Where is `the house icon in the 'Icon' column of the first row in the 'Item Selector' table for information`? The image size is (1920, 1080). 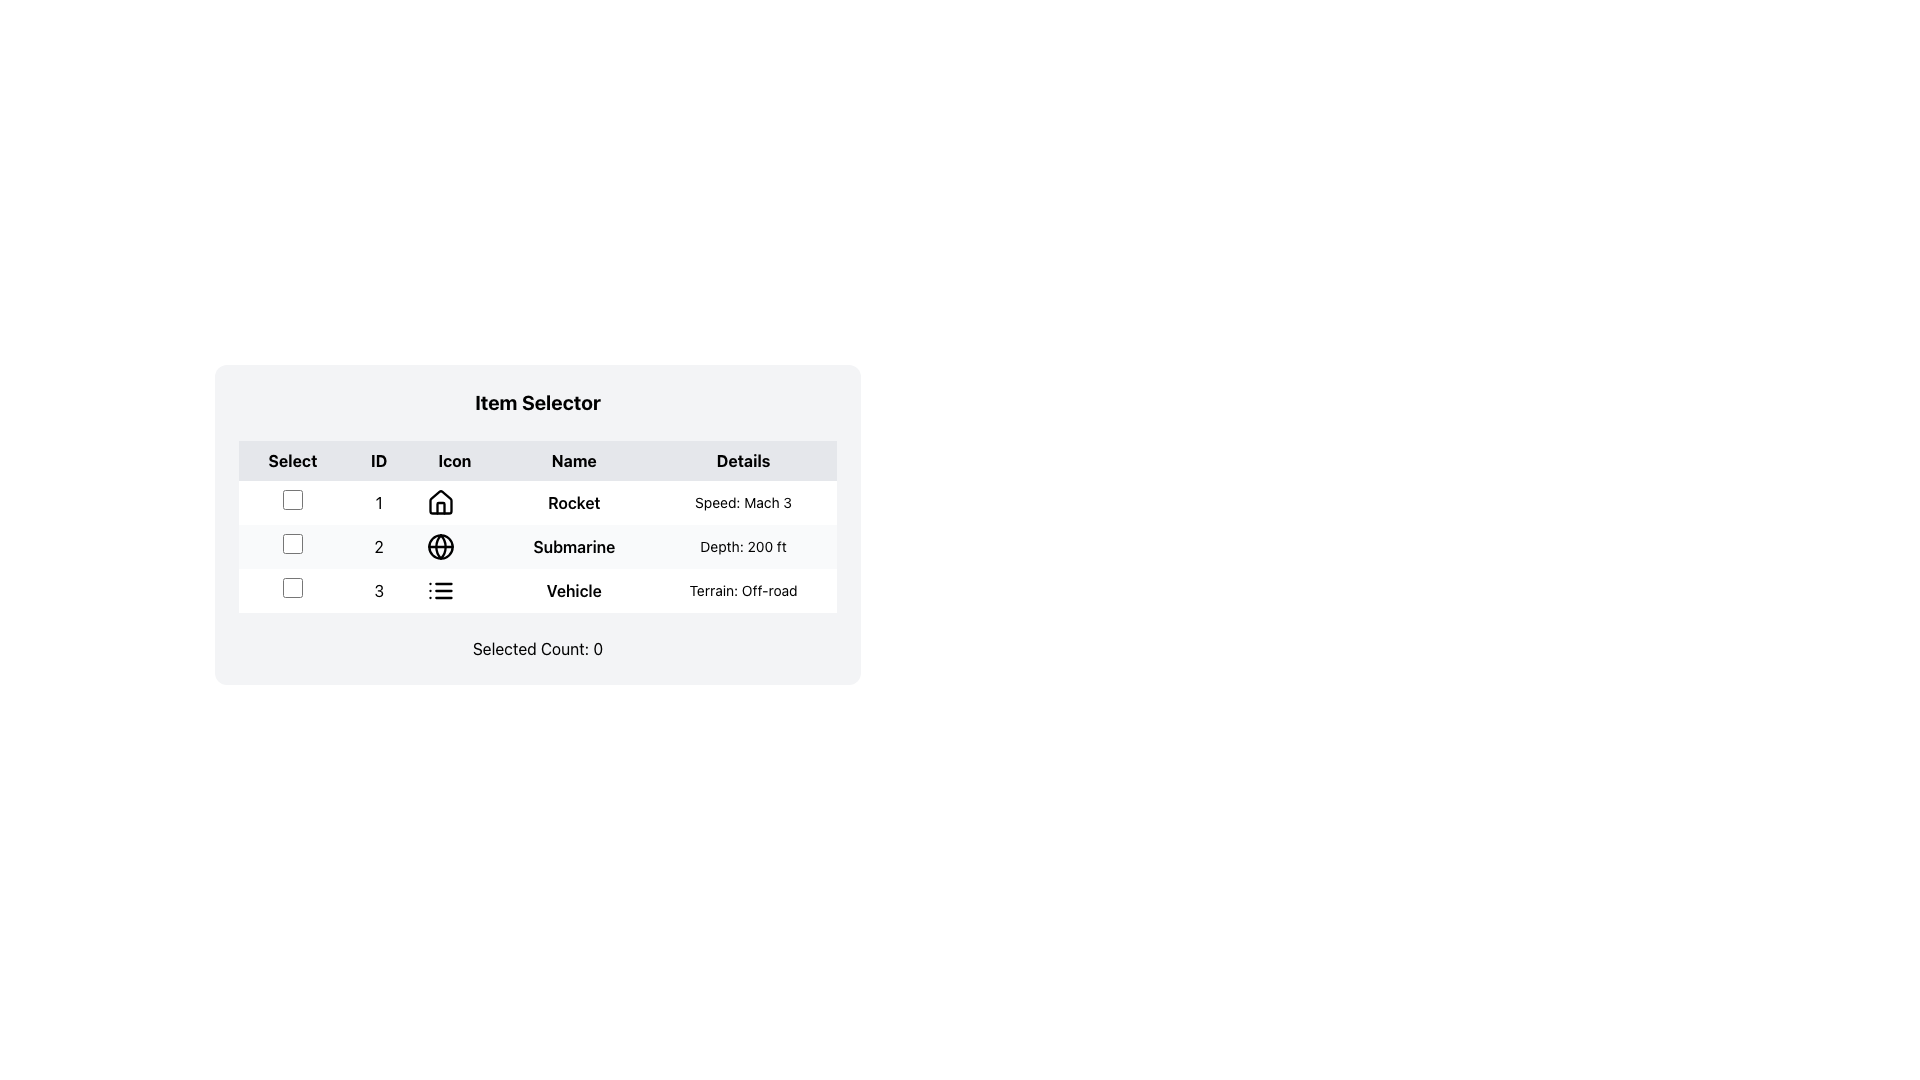 the house icon in the 'Icon' column of the first row in the 'Item Selector' table for information is located at coordinates (453, 501).